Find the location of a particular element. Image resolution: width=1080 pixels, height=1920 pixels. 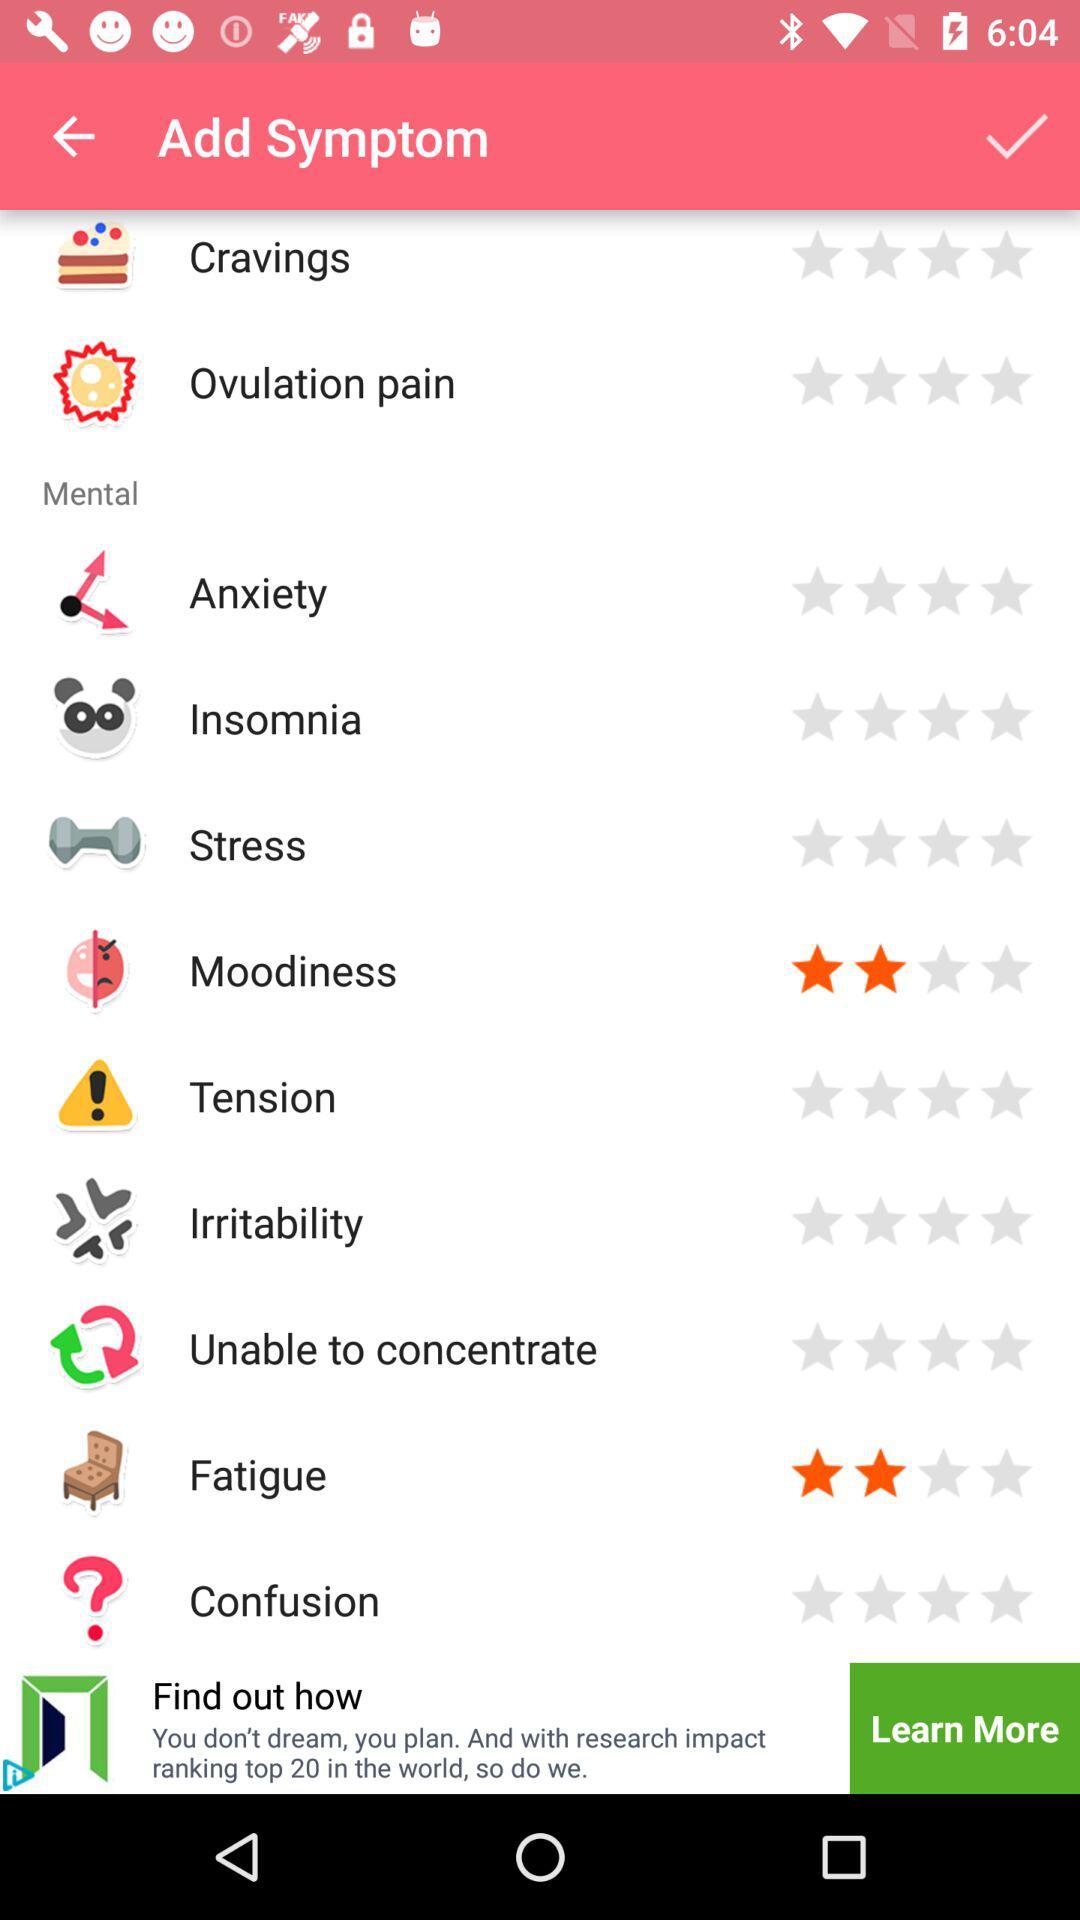

give three stars to moodiness is located at coordinates (943, 969).